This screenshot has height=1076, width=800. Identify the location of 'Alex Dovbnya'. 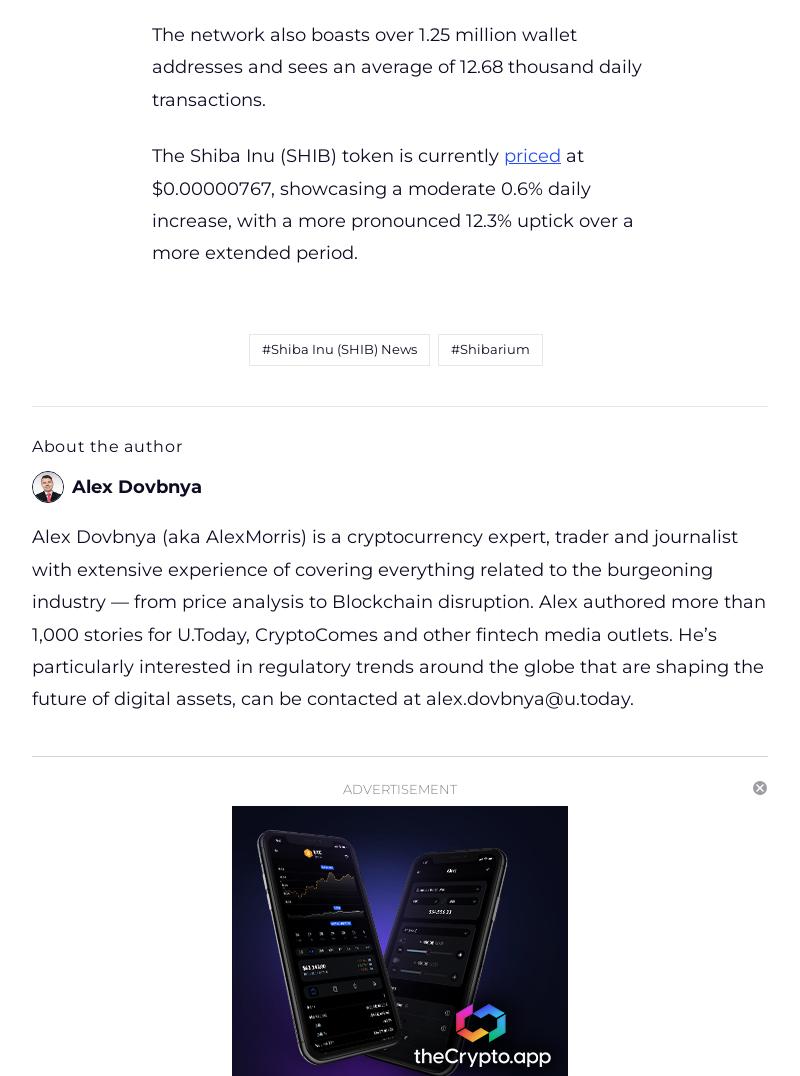
(72, 485).